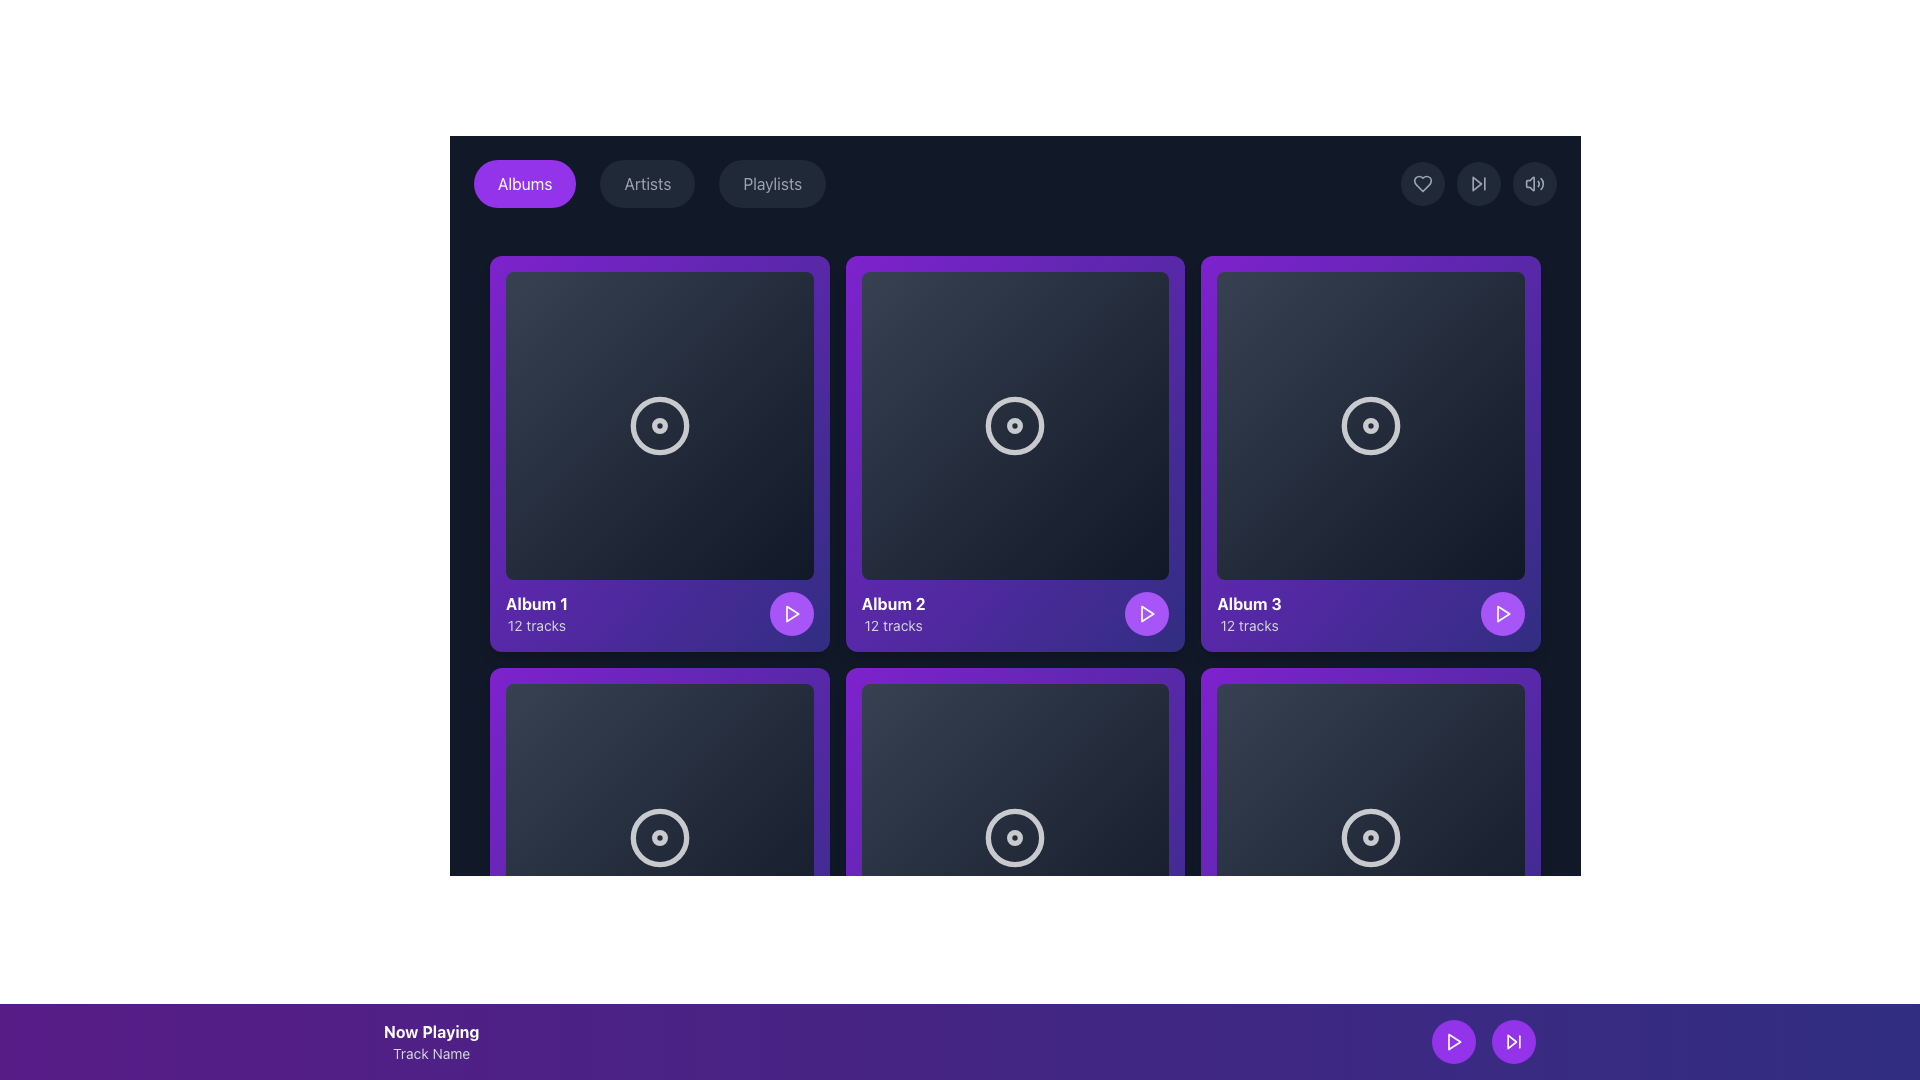  What do you see at coordinates (1502, 612) in the screenshot?
I see `the play button located to the far right of the row associated with 'Album 3' to initiate playback of the album` at bounding box center [1502, 612].